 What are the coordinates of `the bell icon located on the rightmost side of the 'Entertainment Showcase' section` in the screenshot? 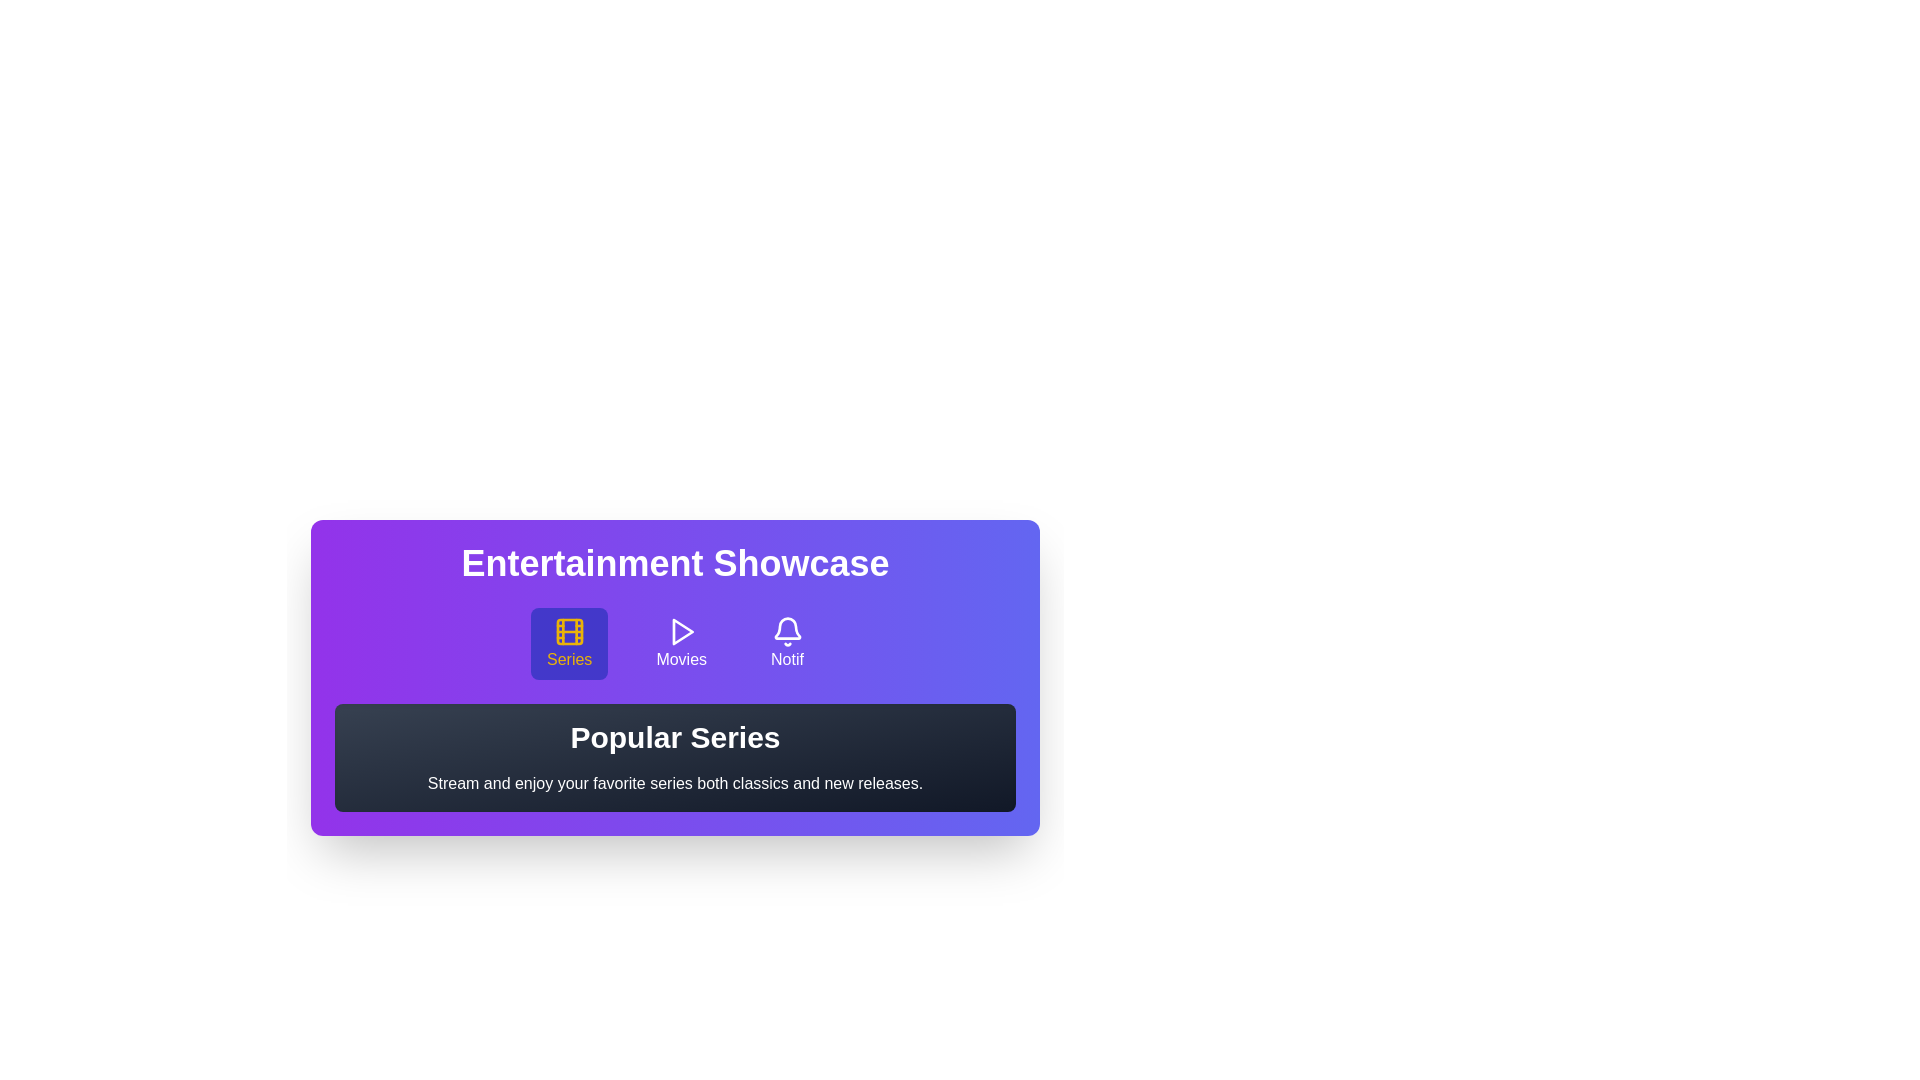 It's located at (786, 632).